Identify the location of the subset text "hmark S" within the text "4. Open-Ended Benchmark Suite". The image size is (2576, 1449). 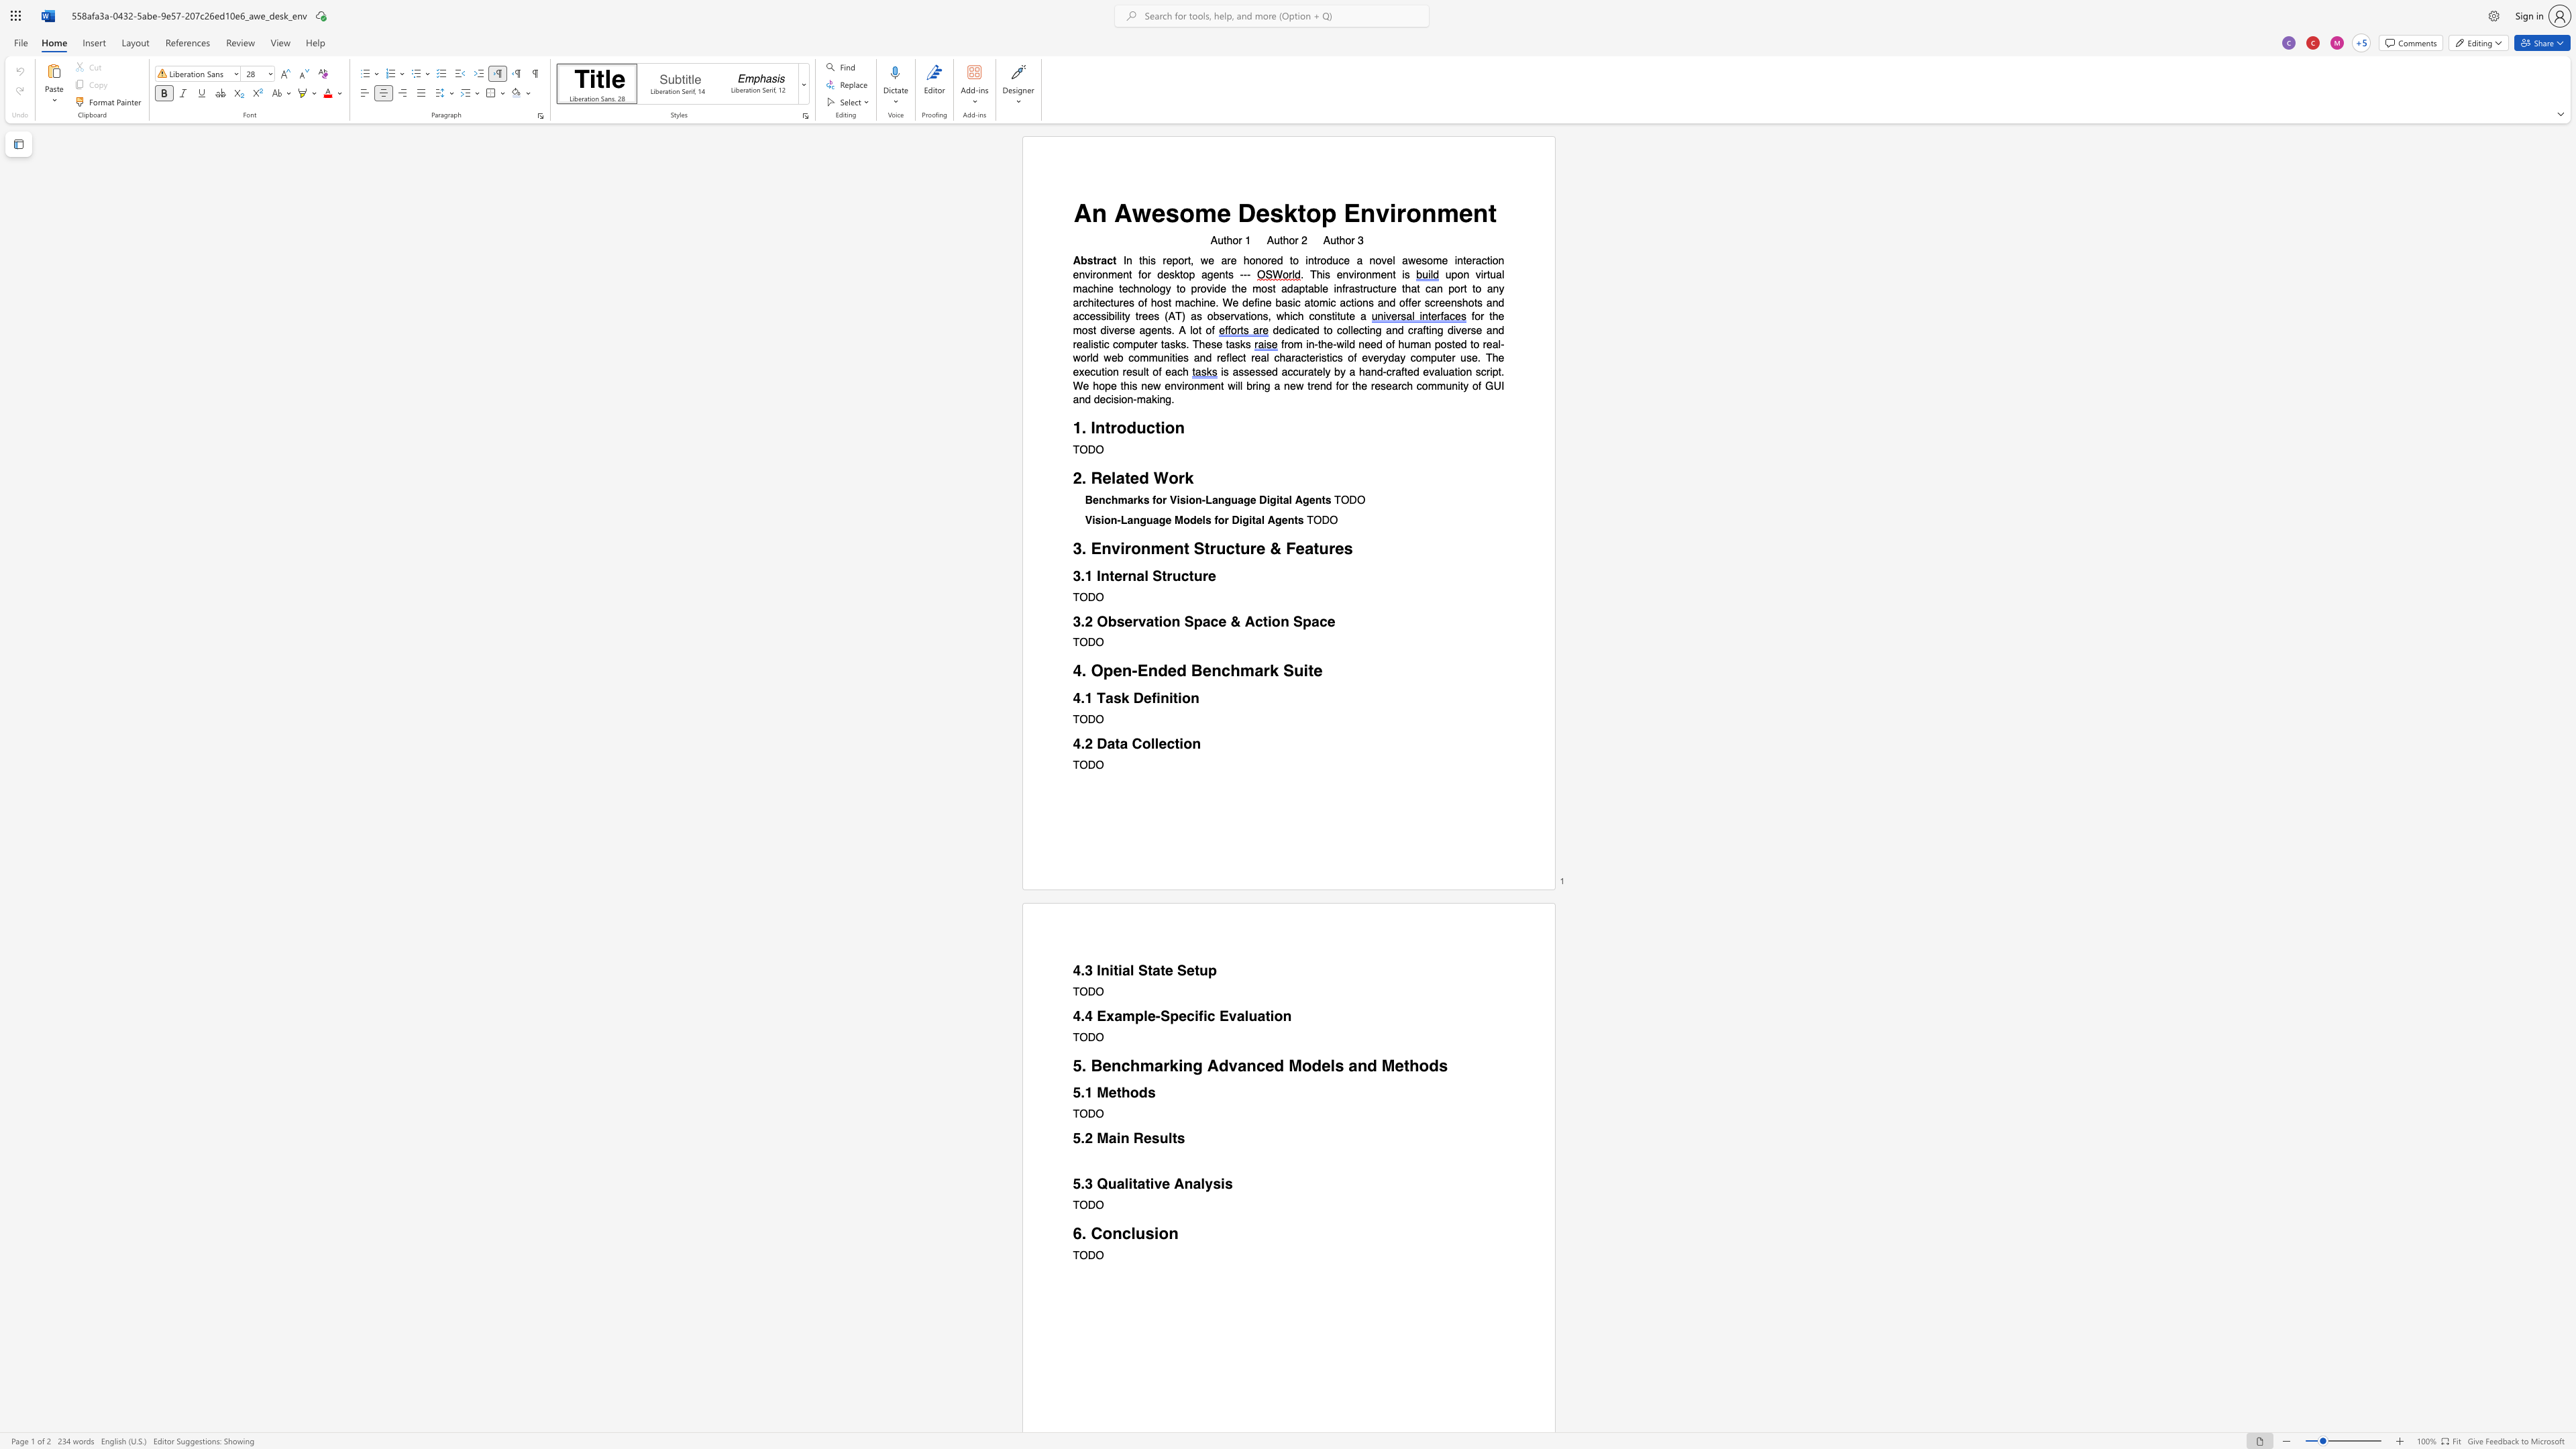
(1230, 670).